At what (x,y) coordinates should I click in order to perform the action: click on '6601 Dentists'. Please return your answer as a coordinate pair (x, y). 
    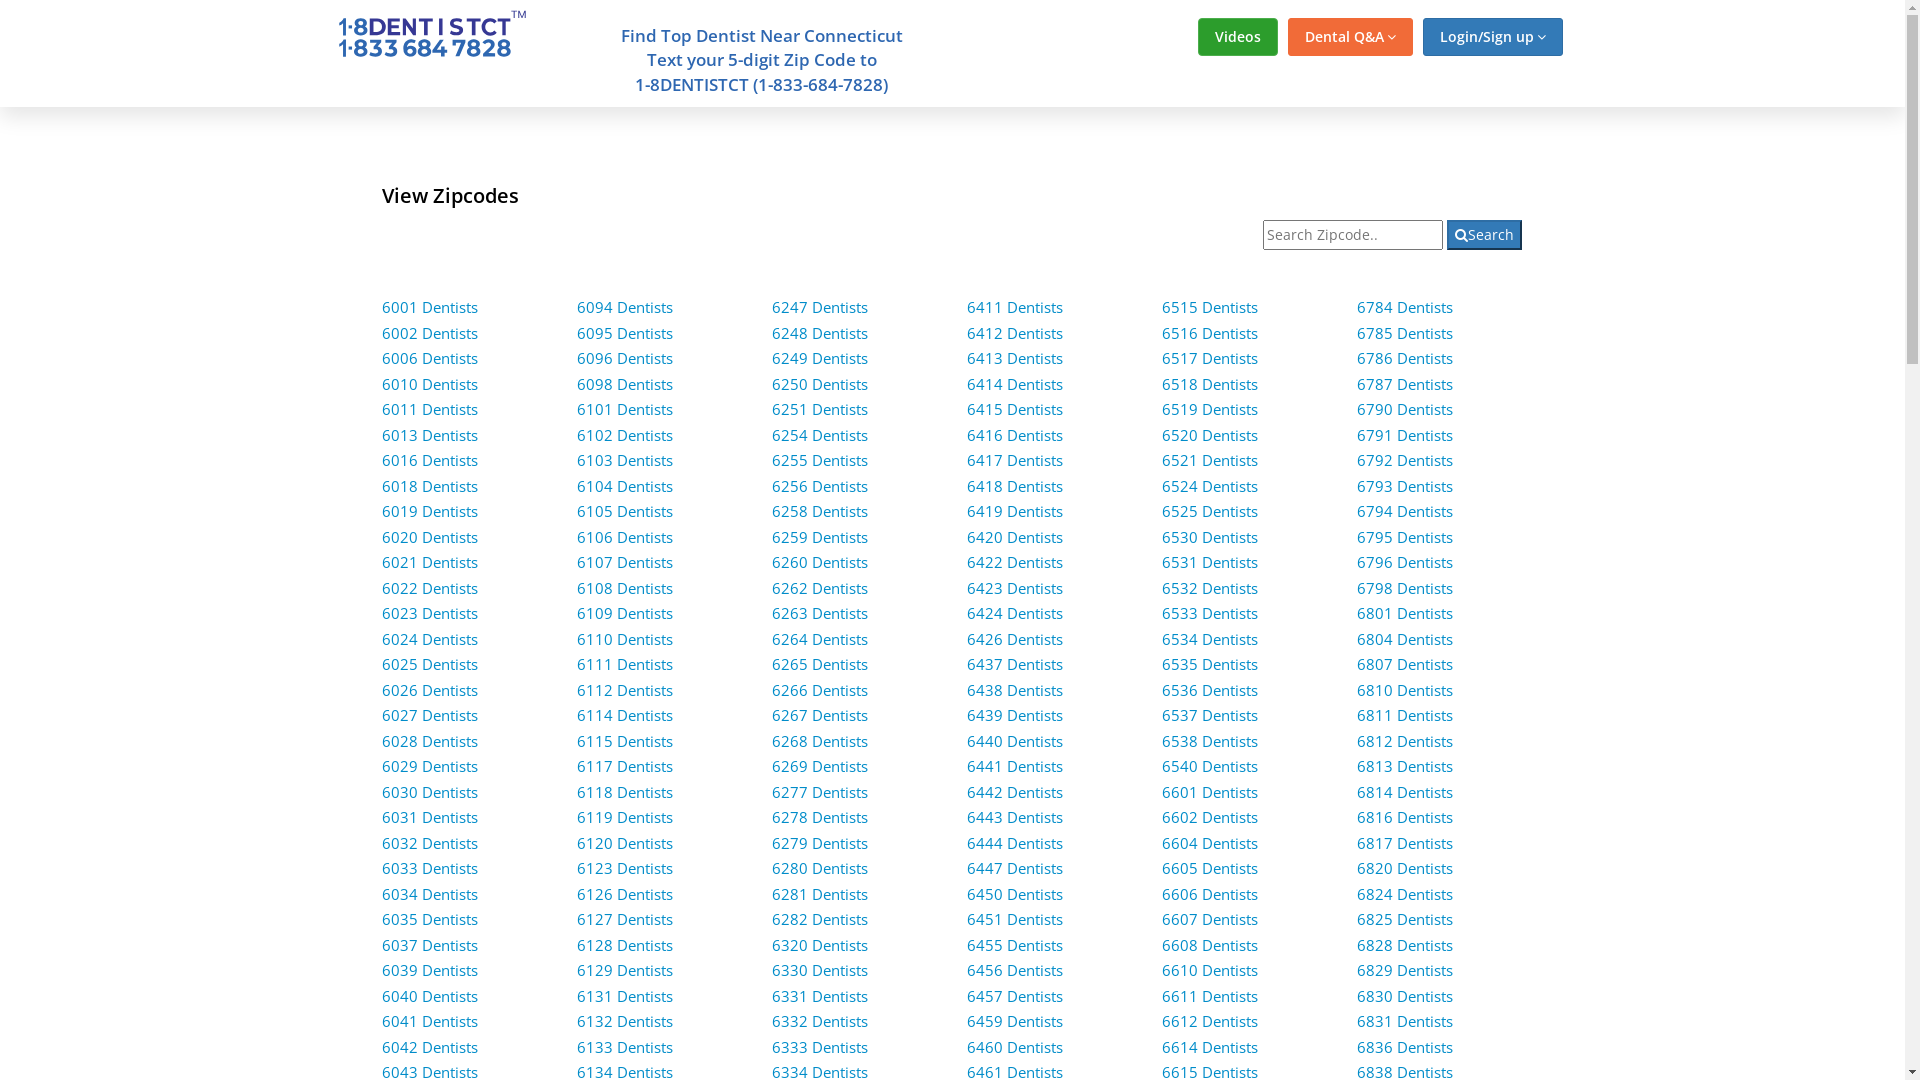
    Looking at the image, I should click on (1161, 790).